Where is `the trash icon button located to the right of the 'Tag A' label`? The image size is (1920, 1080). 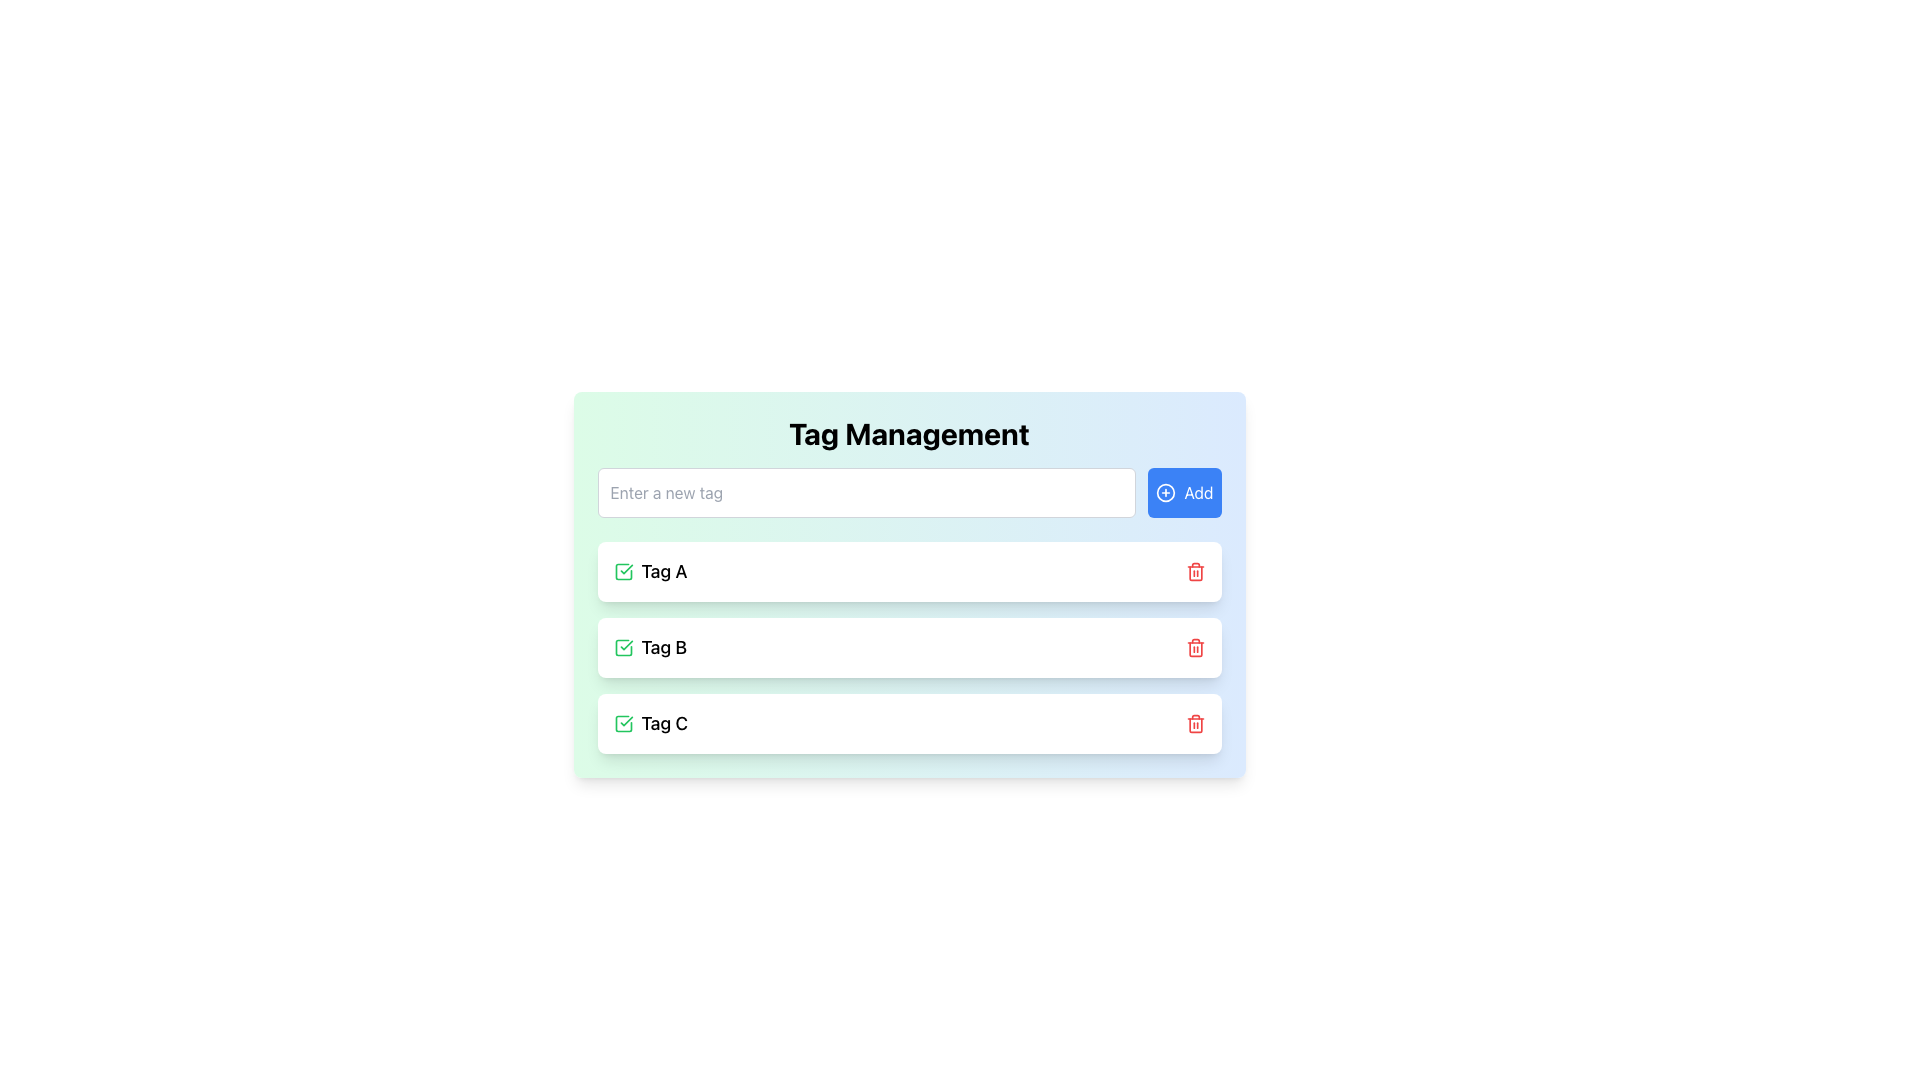
the trash icon button located to the right of the 'Tag A' label is located at coordinates (1195, 571).